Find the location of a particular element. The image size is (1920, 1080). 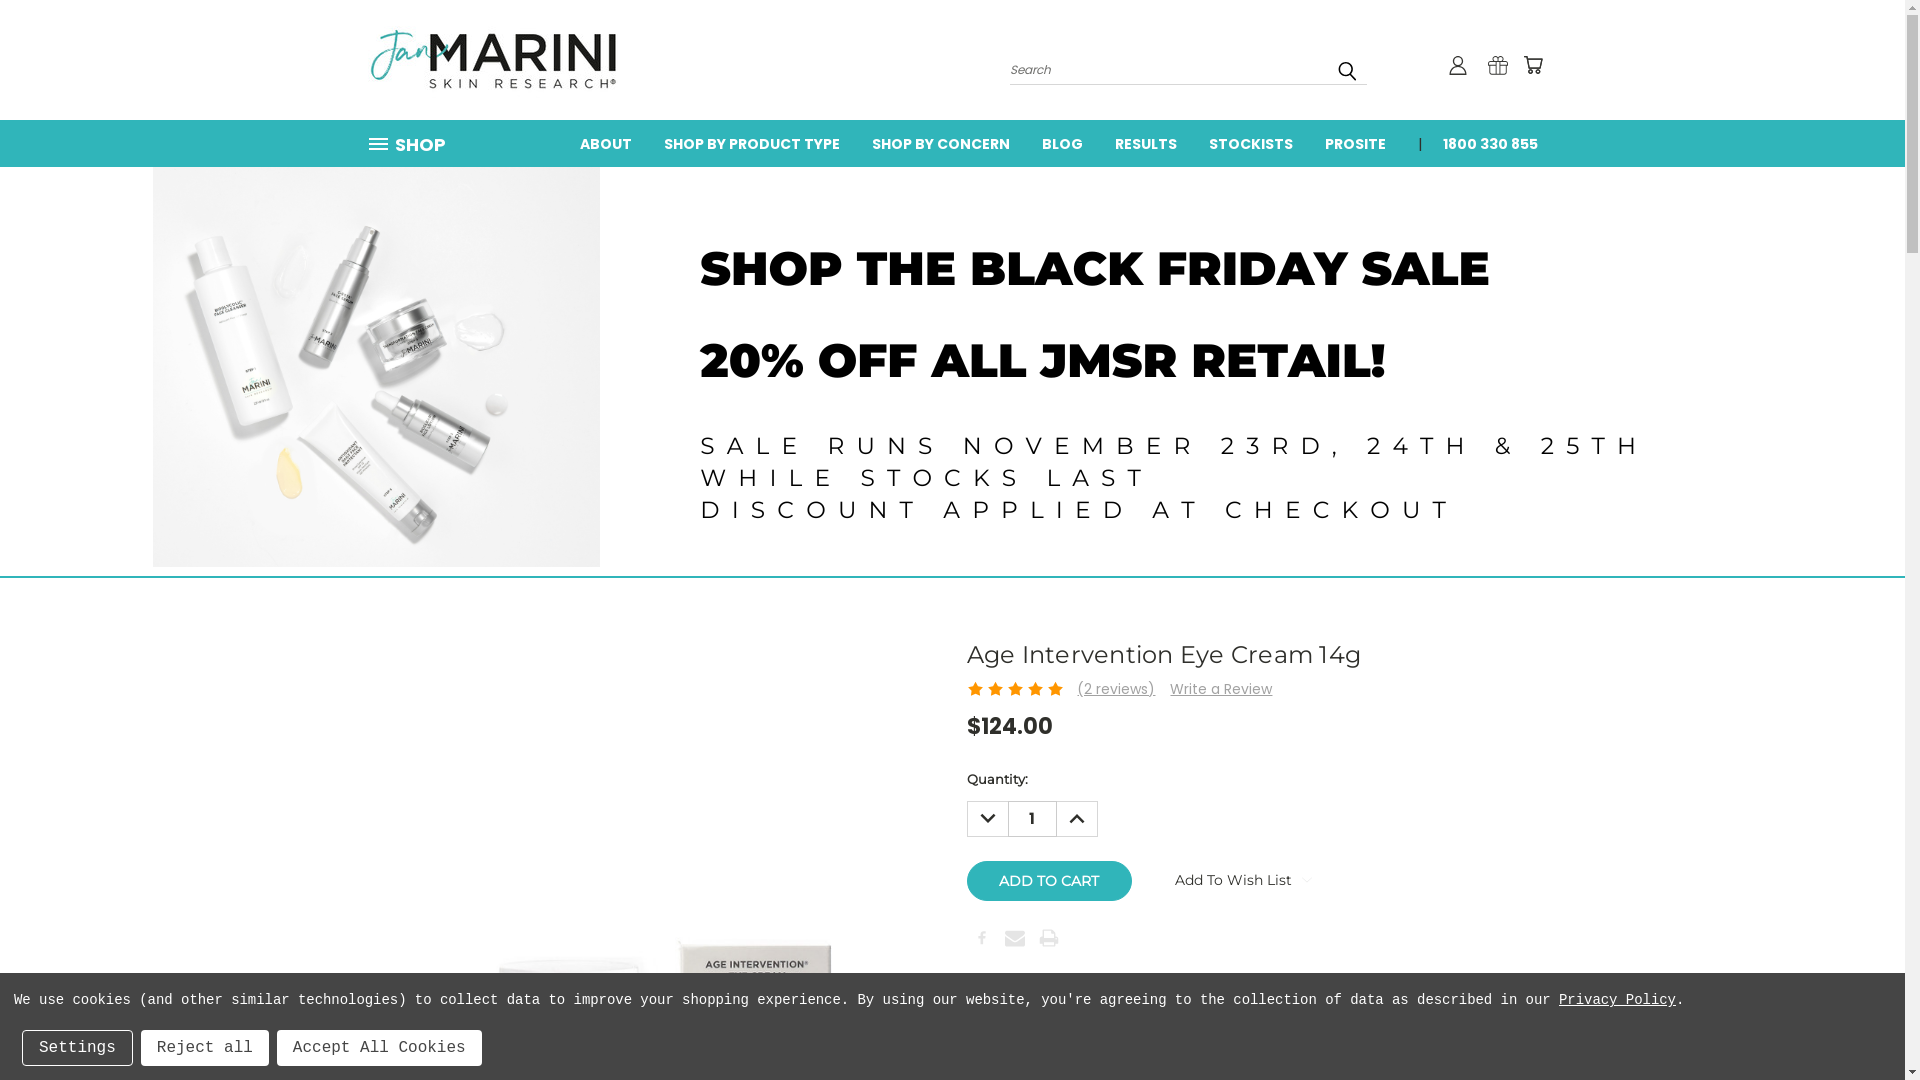

'(2 reviews)' is located at coordinates (1115, 688).